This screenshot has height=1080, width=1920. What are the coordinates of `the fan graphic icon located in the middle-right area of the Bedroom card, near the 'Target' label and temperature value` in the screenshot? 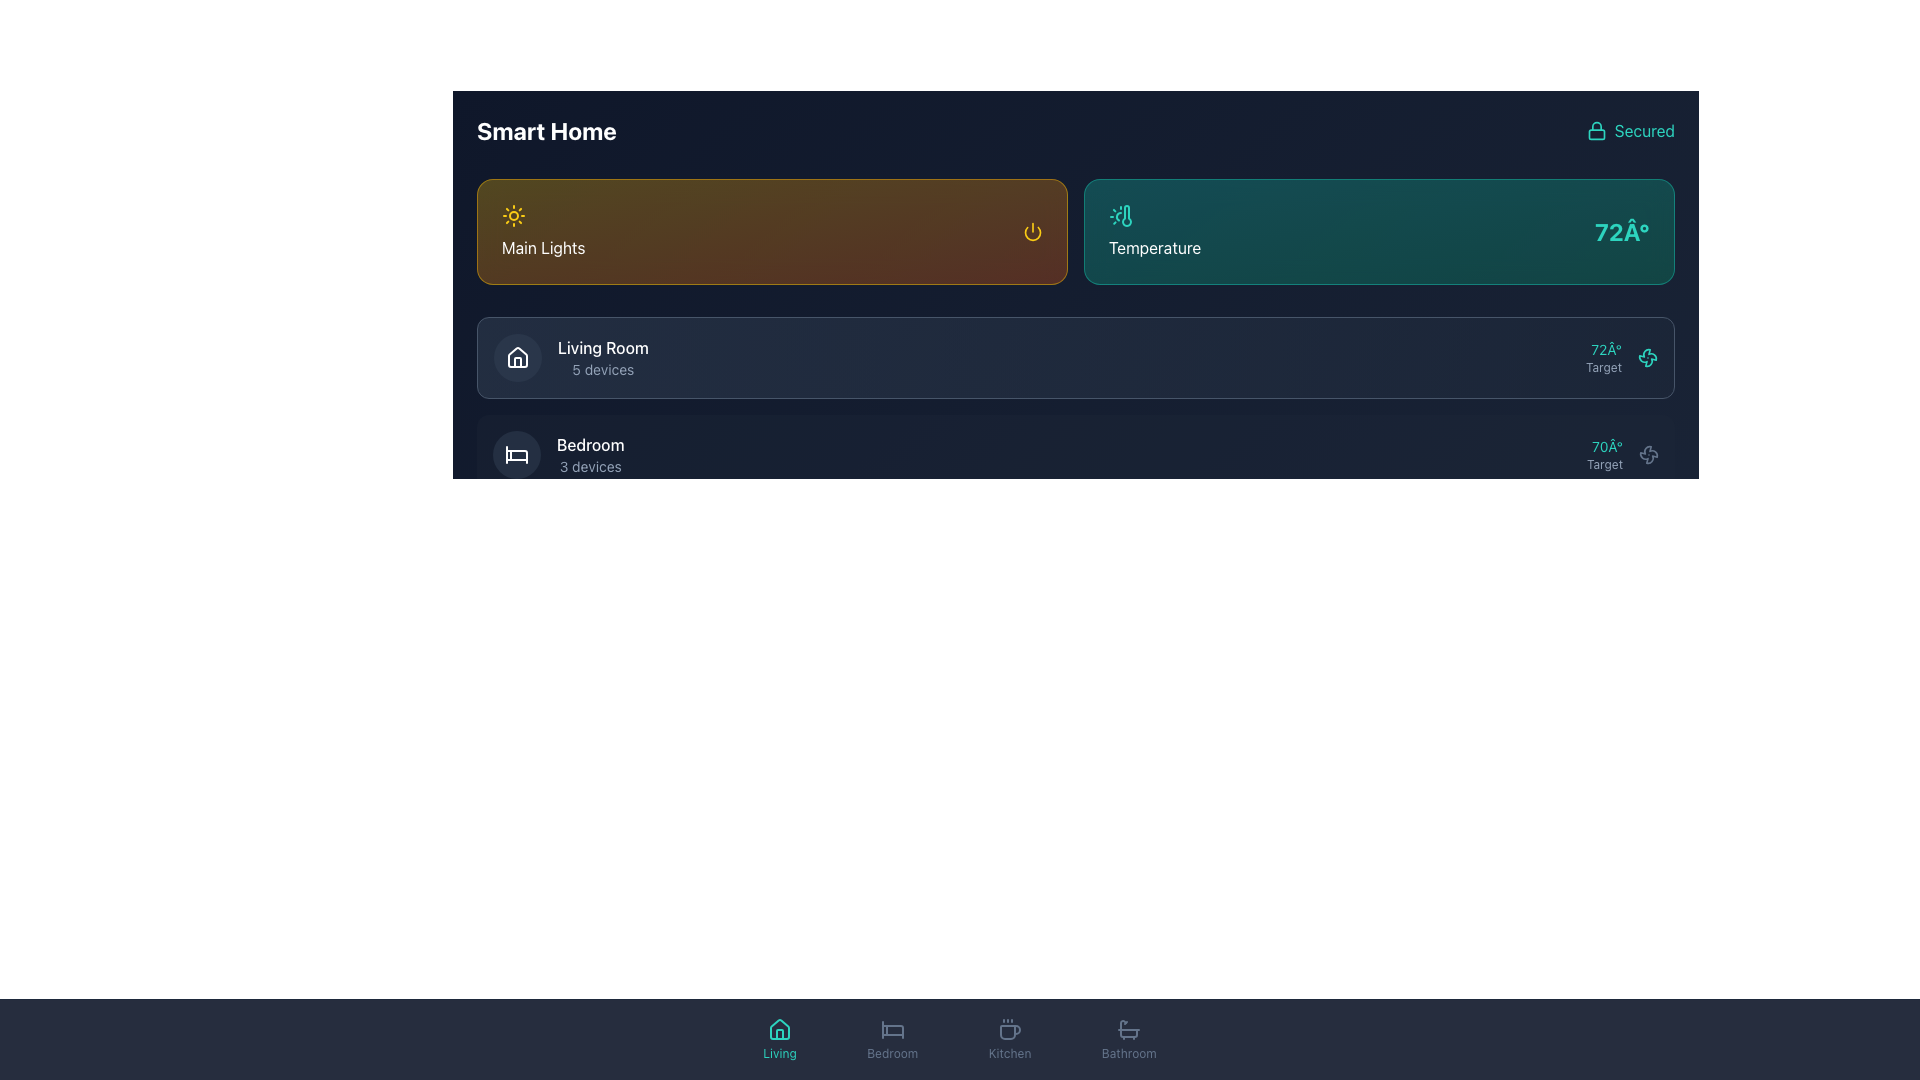 It's located at (1647, 357).